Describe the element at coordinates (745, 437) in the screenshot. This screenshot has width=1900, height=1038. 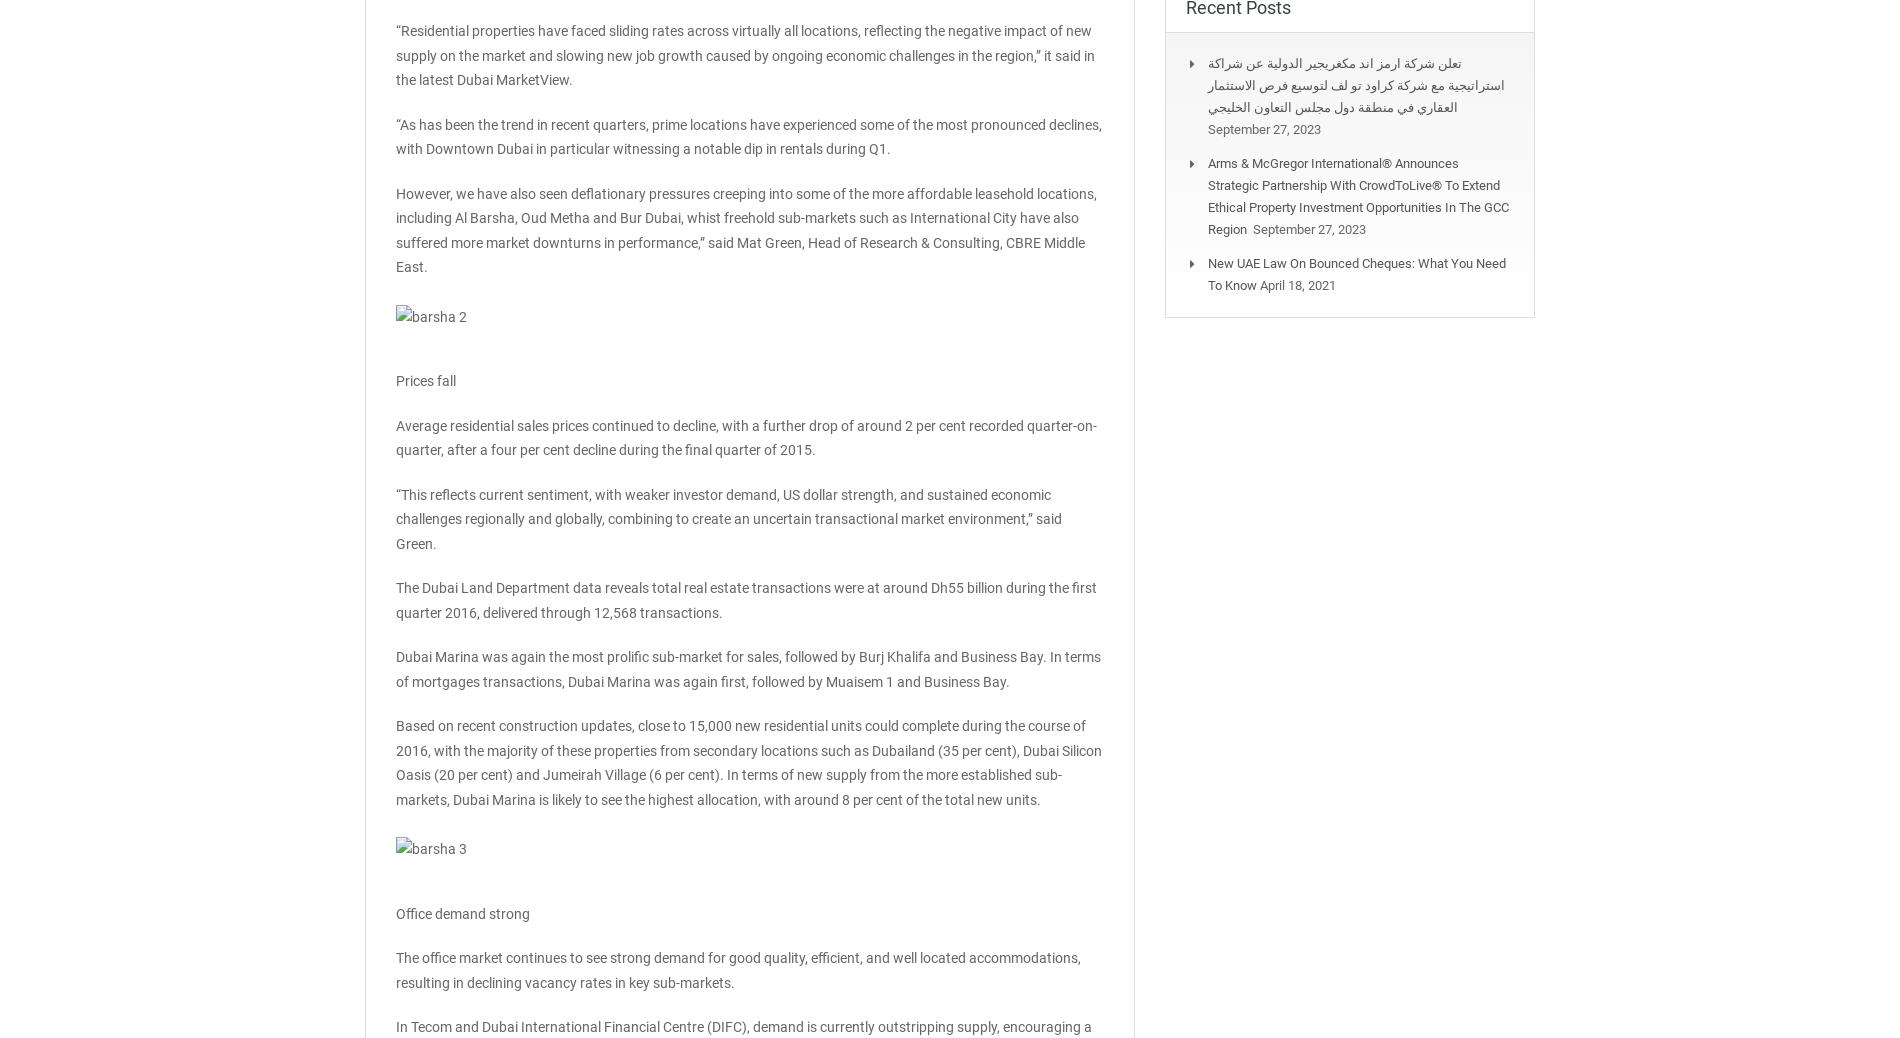
I see `'Average residential sales prices continued to decline, with a further drop of around 2 per cent recorded quarter-on-quarter, after a four per cent decline during the final quarter of 2015.'` at that location.